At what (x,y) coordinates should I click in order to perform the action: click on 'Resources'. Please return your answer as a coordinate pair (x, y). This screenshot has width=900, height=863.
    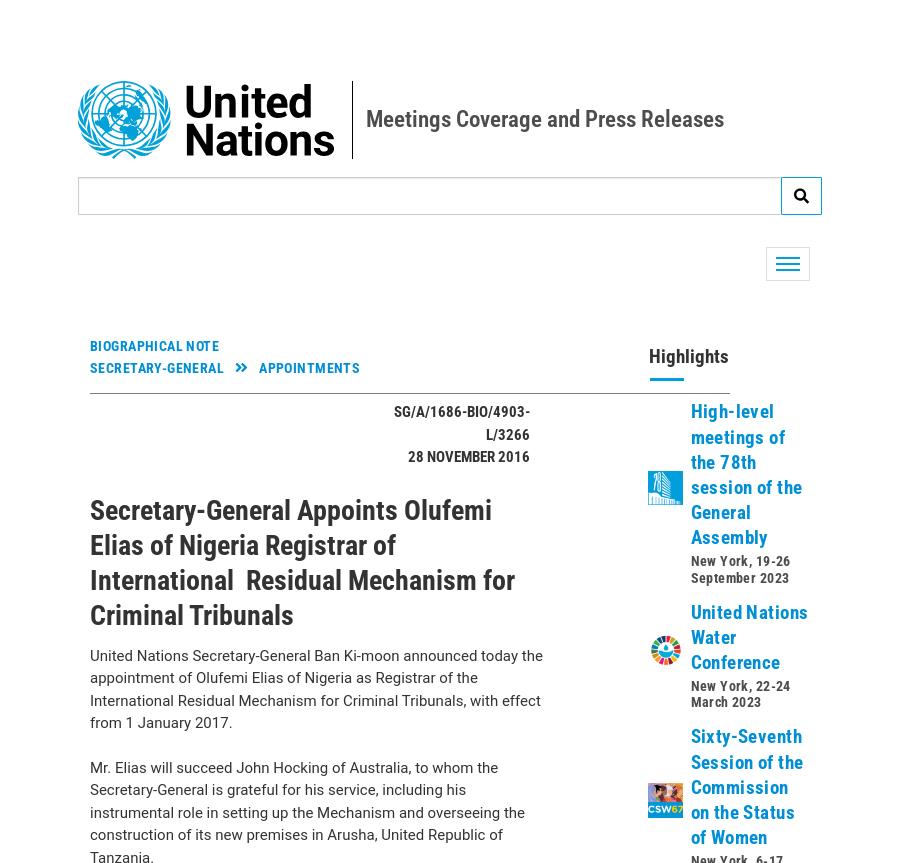
    Looking at the image, I should click on (119, 520).